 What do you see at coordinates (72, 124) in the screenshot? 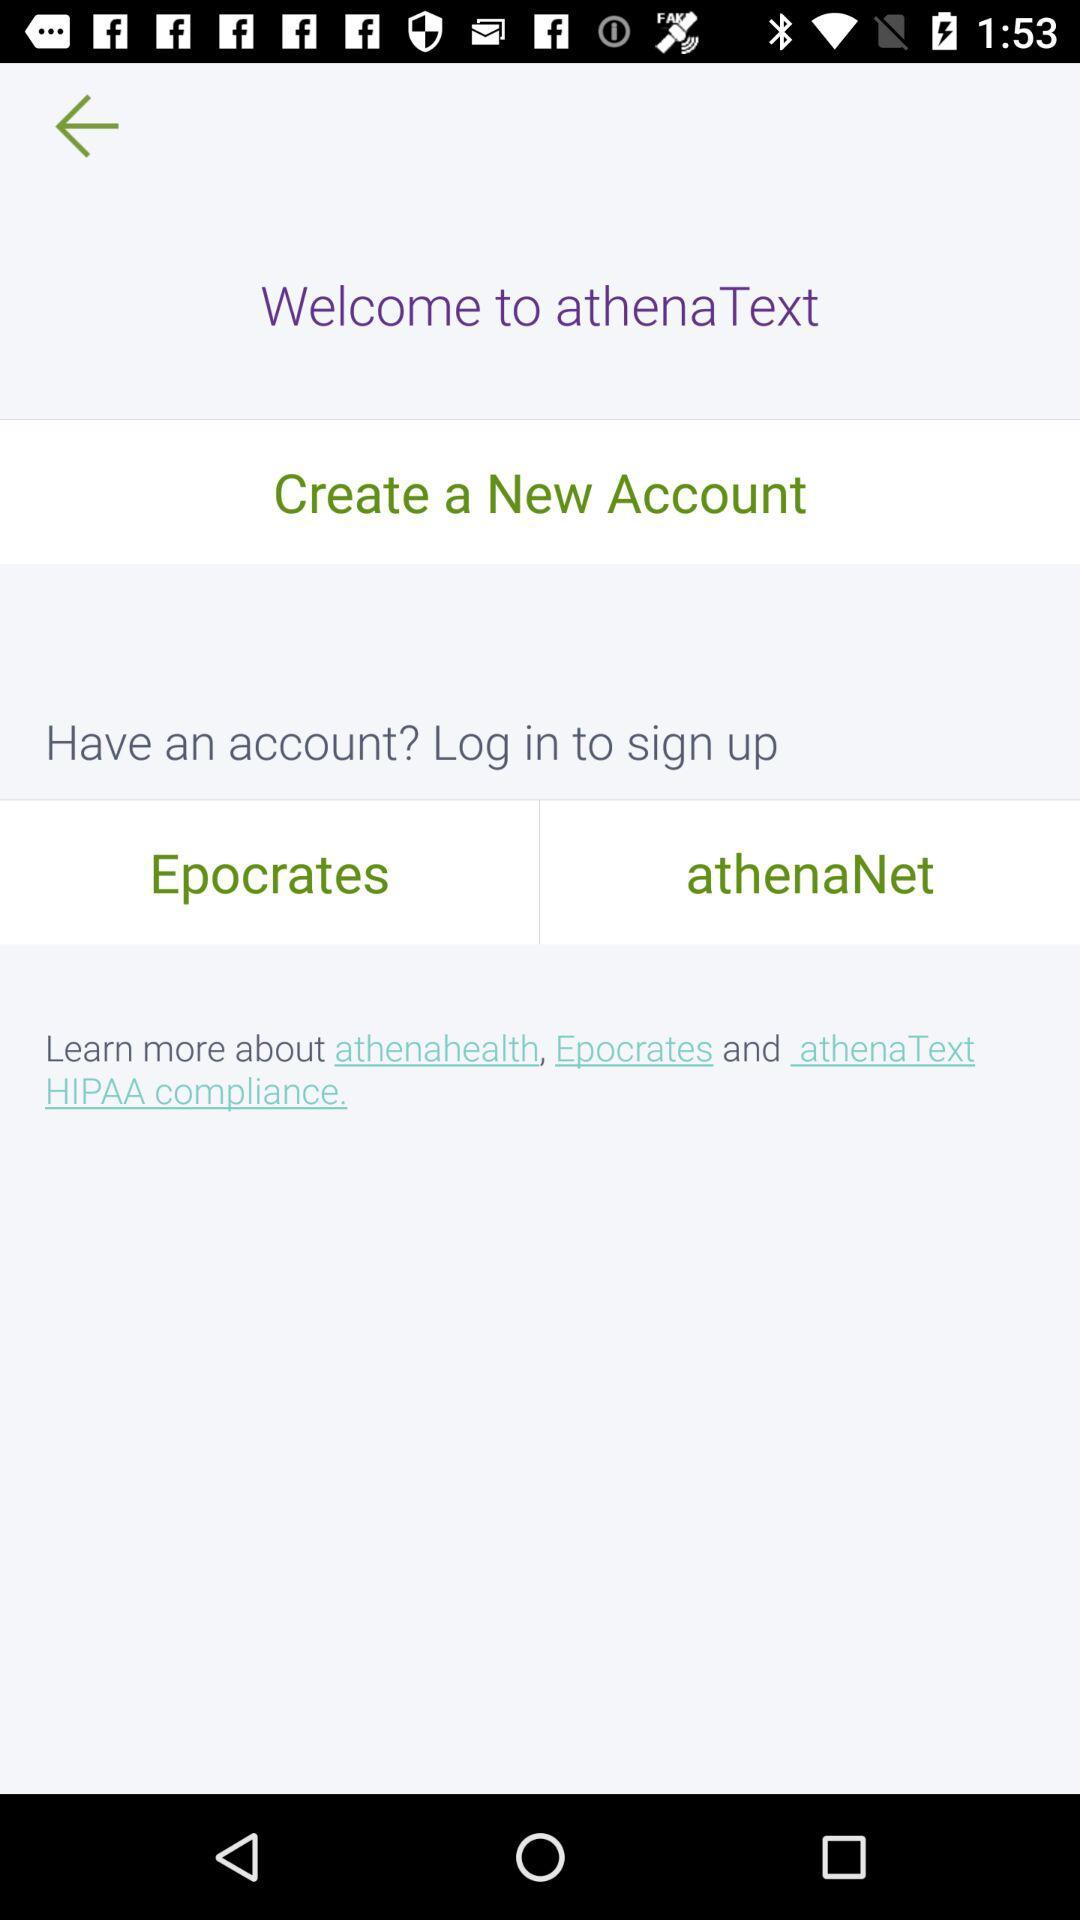
I see `item above welcome to athenatext` at bounding box center [72, 124].